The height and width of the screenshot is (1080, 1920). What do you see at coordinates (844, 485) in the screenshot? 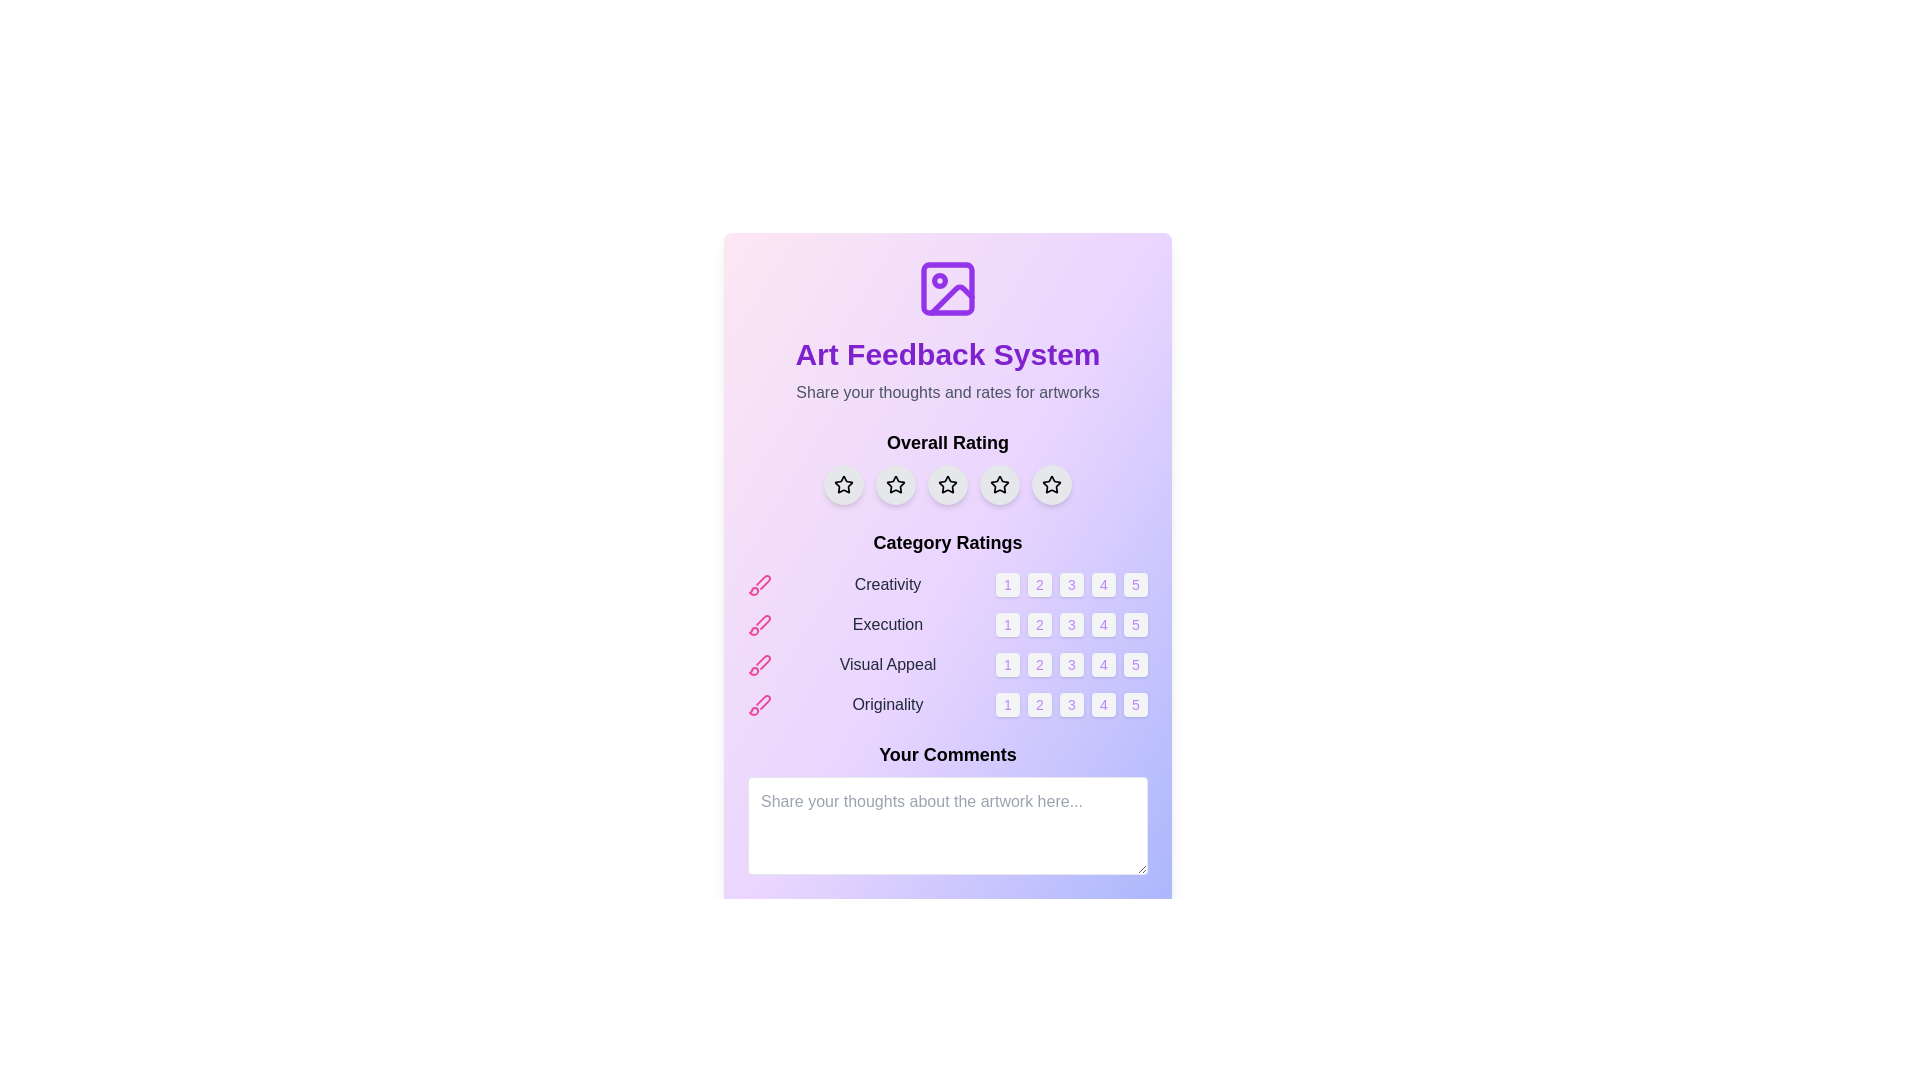
I see `the leftmost button under the 'Overall Rating' heading` at bounding box center [844, 485].